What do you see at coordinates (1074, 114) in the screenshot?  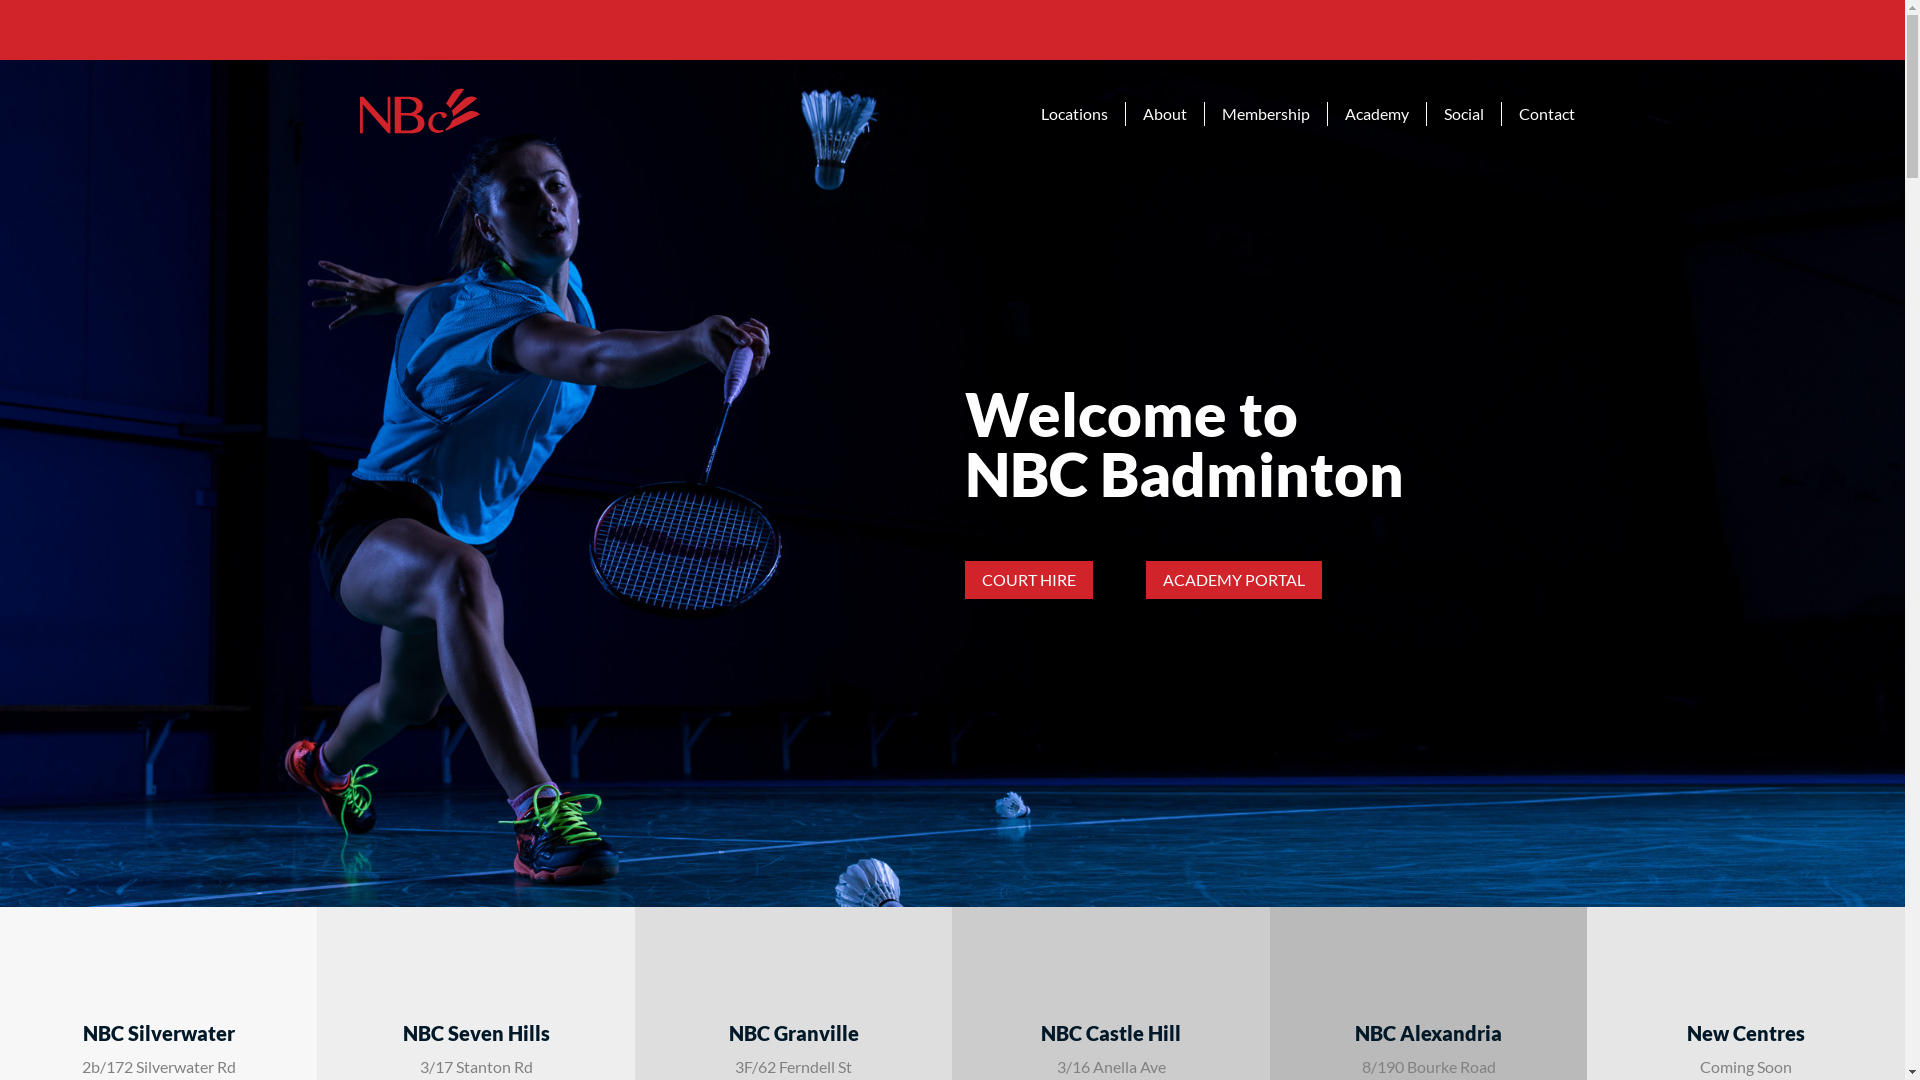 I see `'Locations'` at bounding box center [1074, 114].